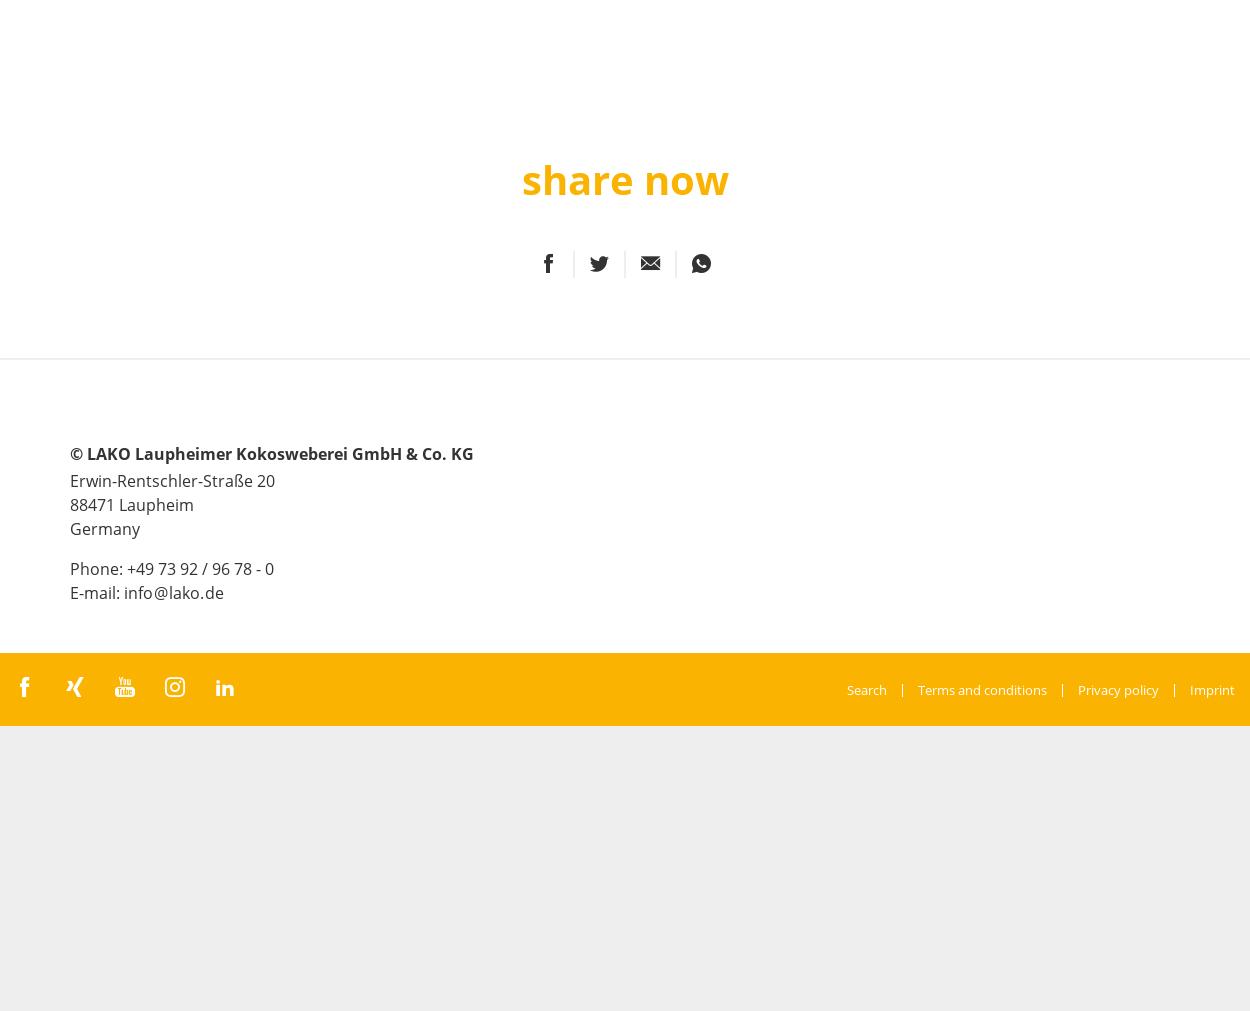  I want to click on 'de', so click(213, 592).